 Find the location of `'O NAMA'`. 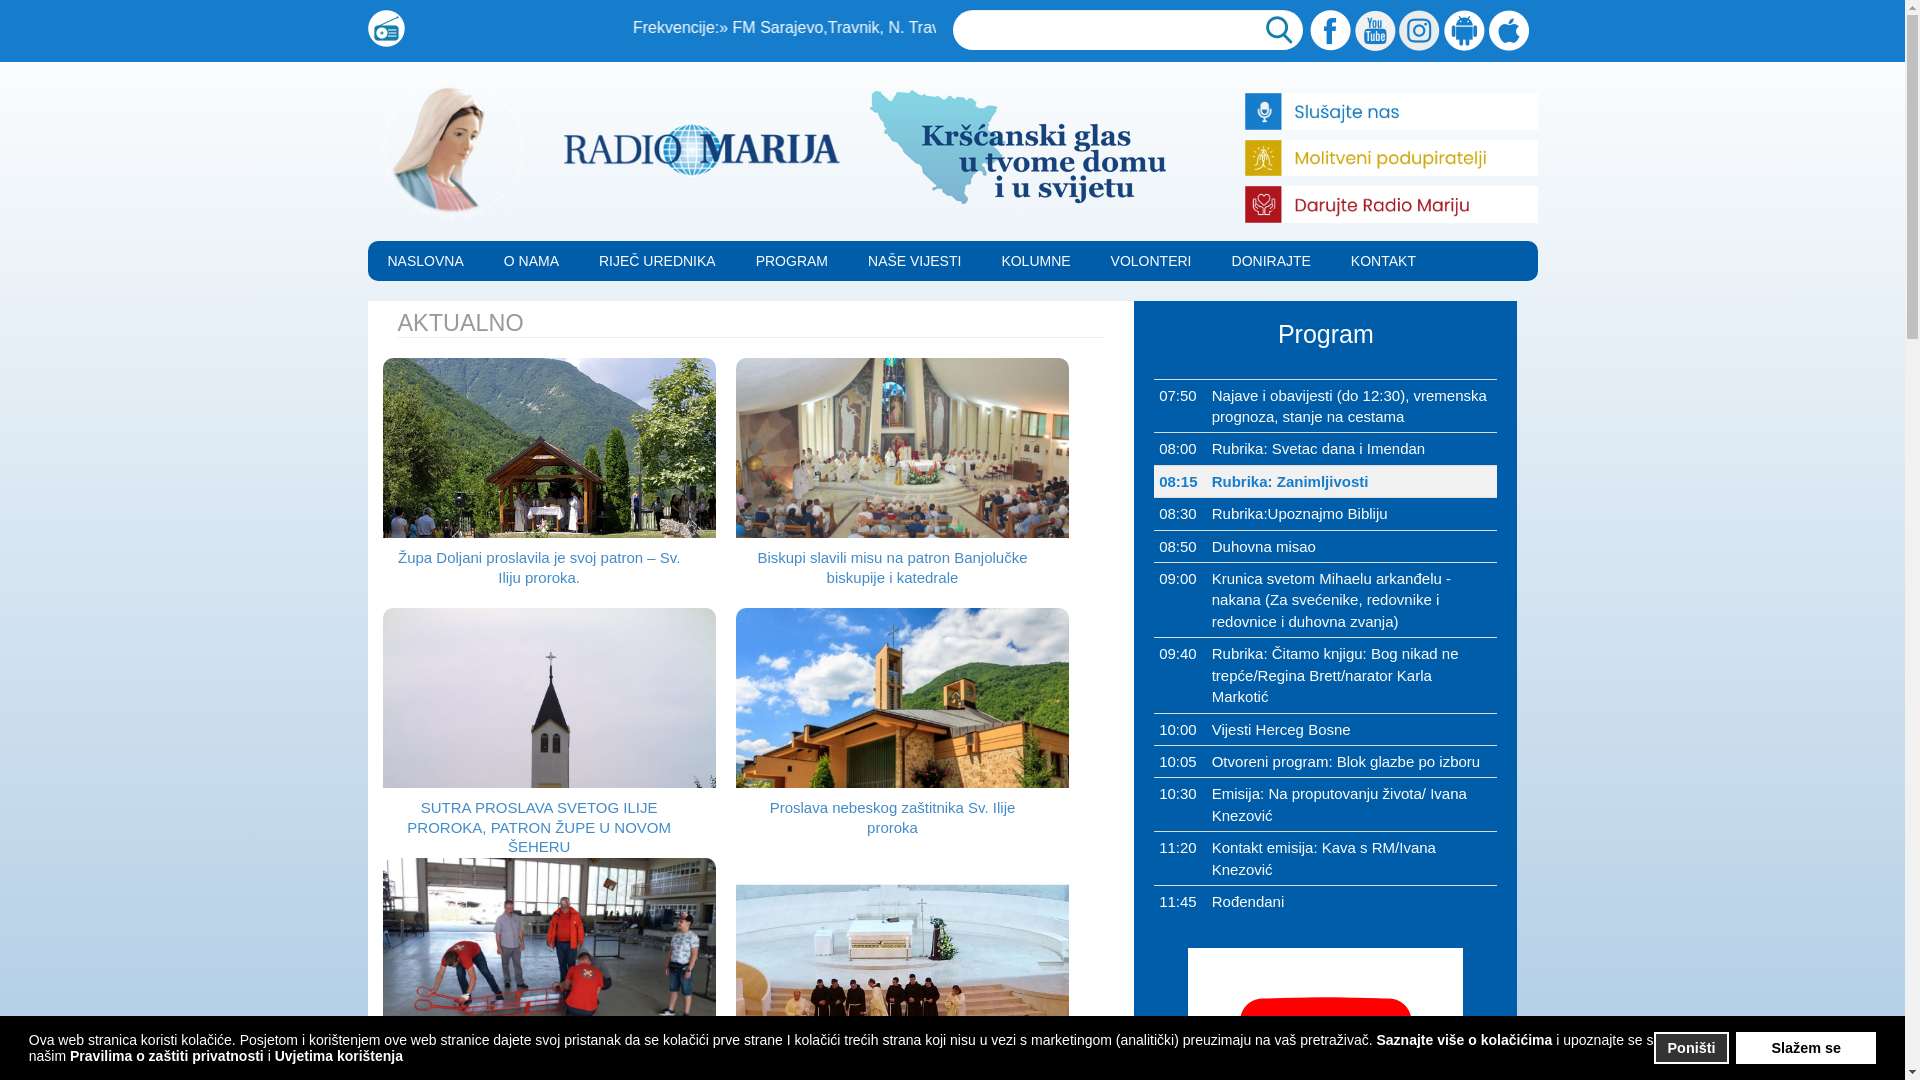

'O NAMA' is located at coordinates (531, 260).